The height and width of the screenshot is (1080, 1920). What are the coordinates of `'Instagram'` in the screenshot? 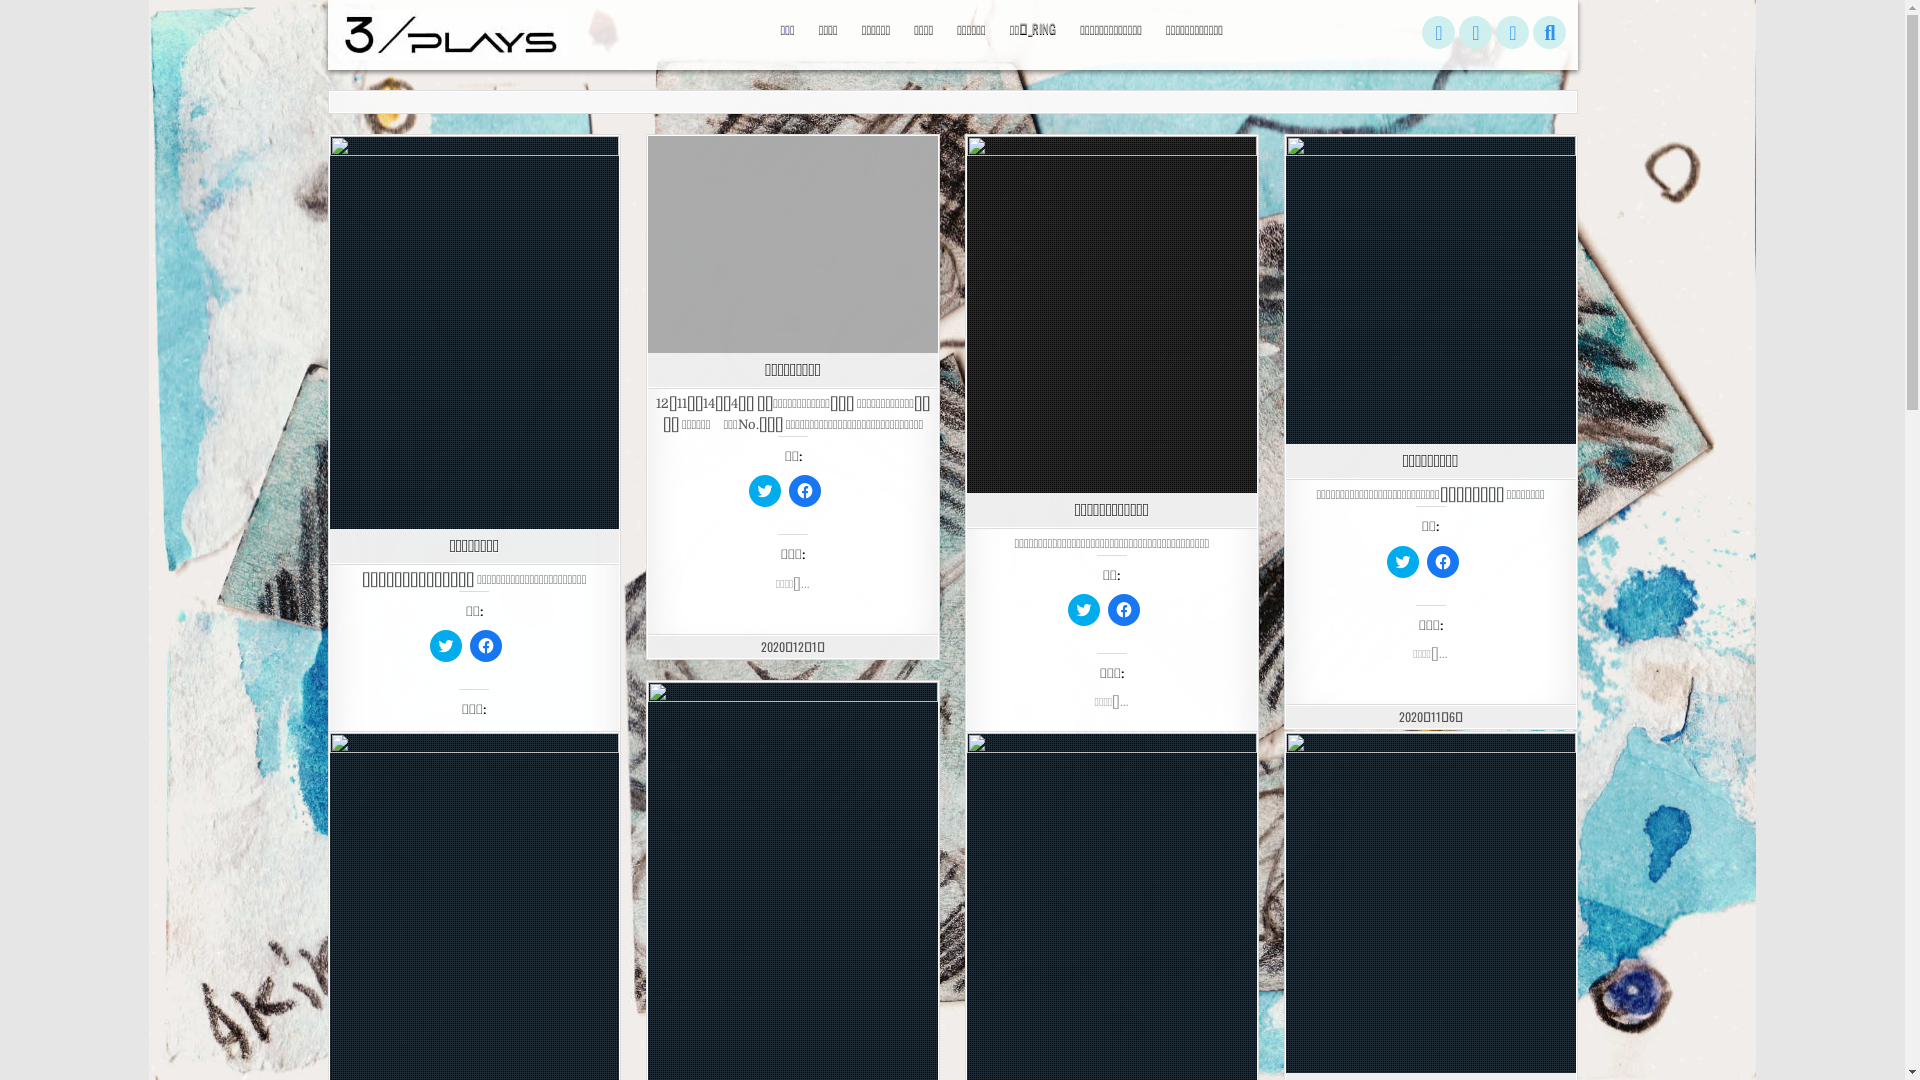 It's located at (1512, 33).